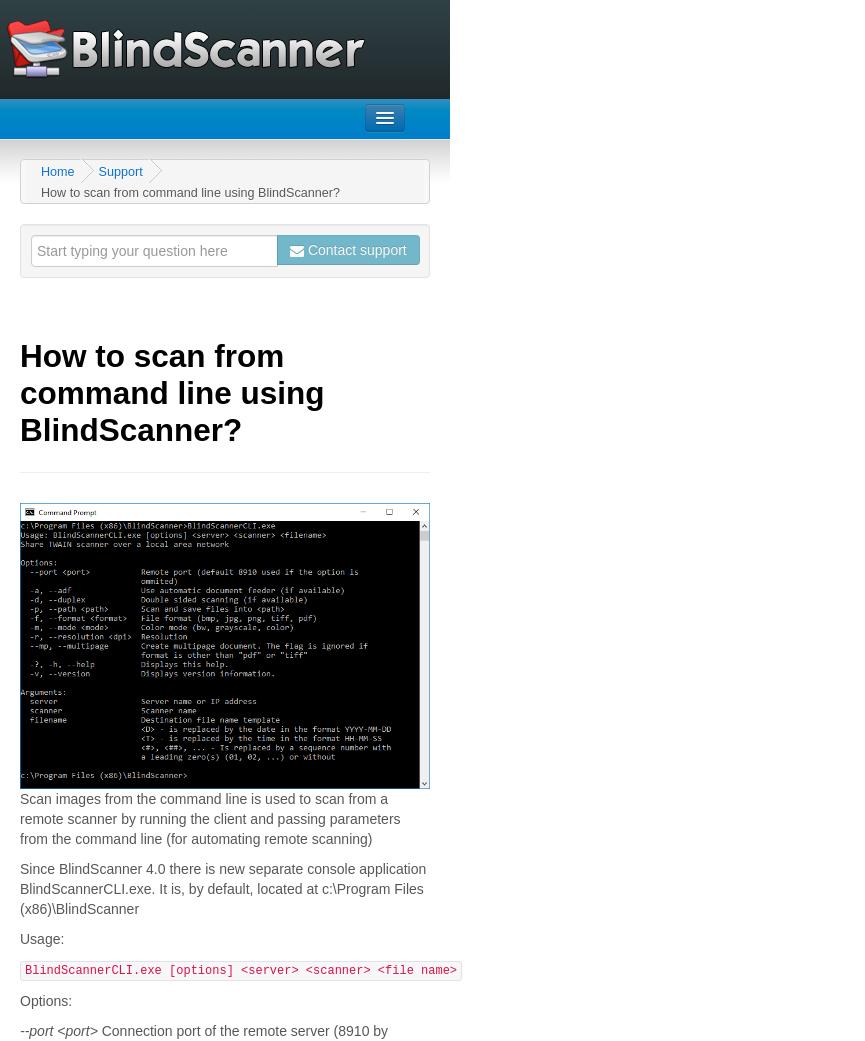 The width and height of the screenshot is (865, 1041). Describe the element at coordinates (221, 888) in the screenshot. I see `'Since BlindScanner 4.0 there is new separate console application BlindScannerCLI.exe. It is, by default, located at c:\Program Files (x86)\BlindScanner'` at that location.